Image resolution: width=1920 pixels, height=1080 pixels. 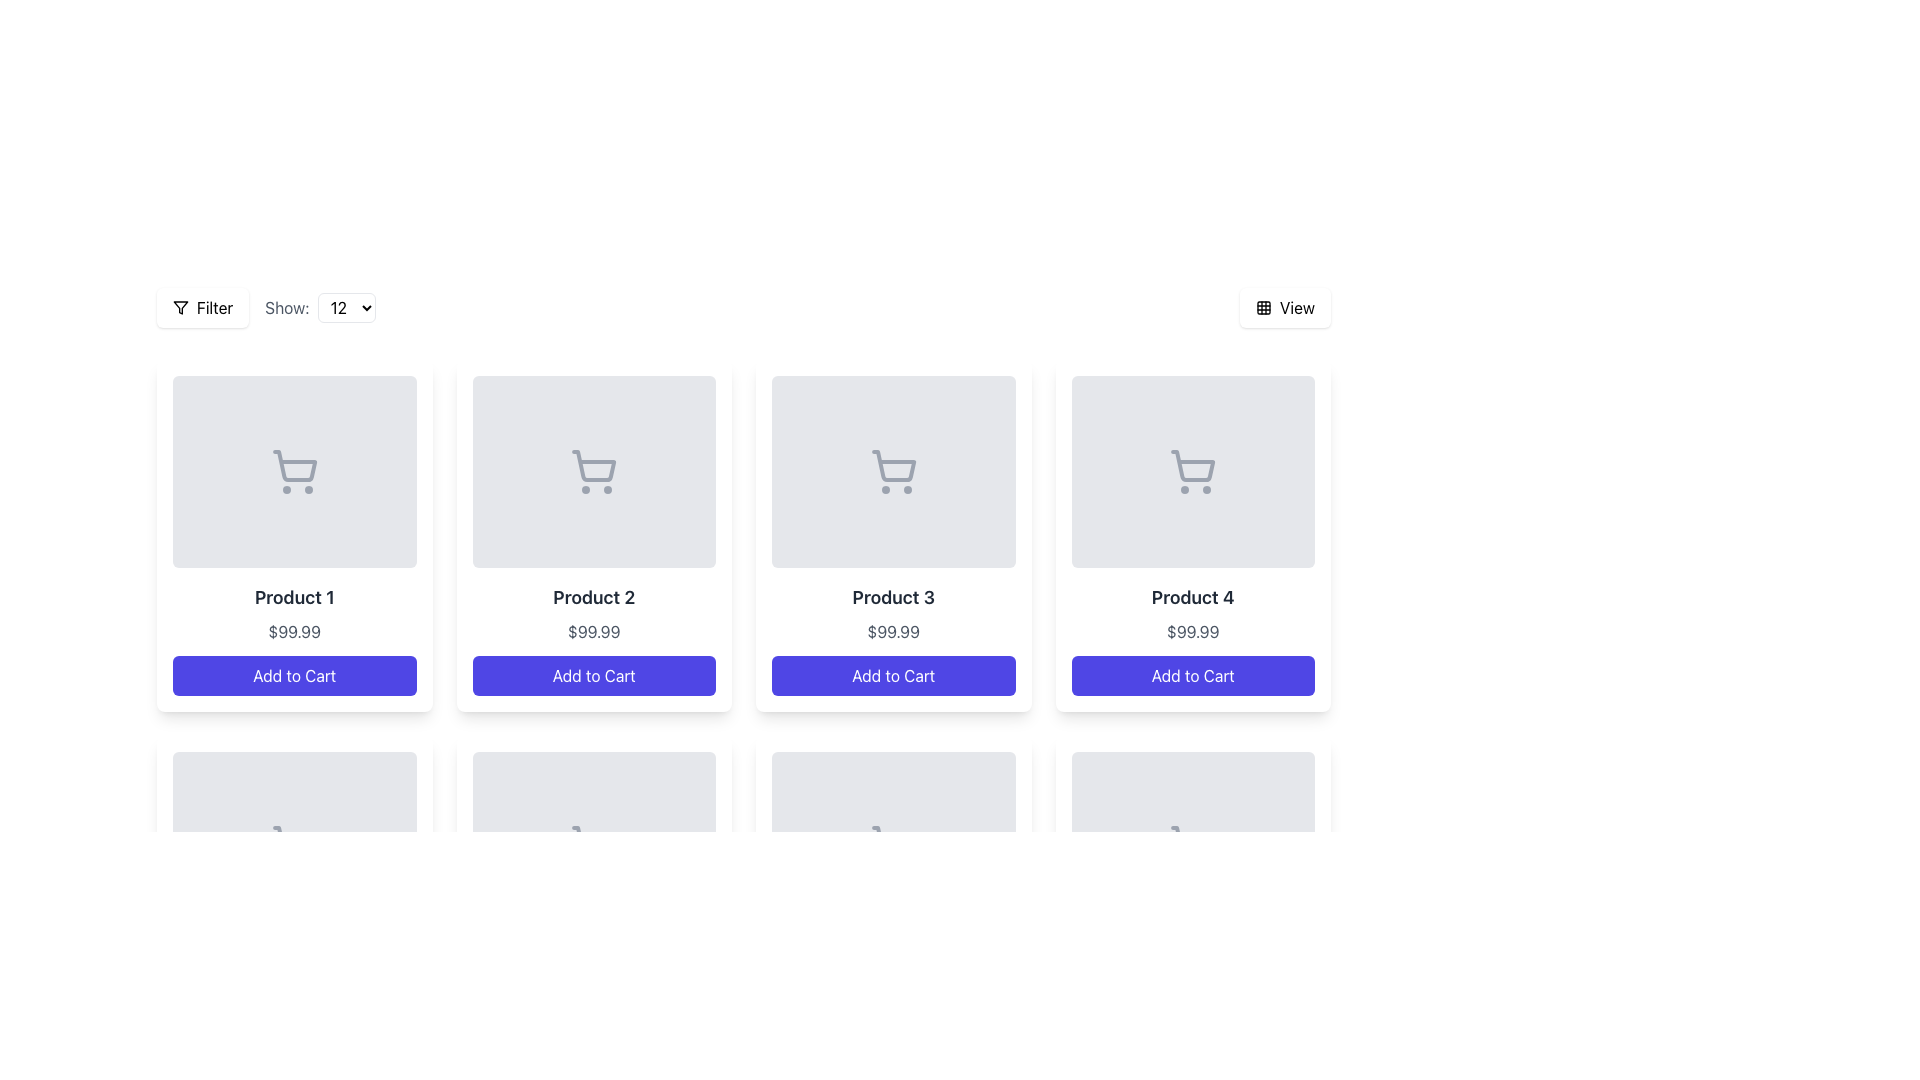 What do you see at coordinates (593, 471) in the screenshot?
I see `the shopping cart icon located in the upper portion of the second product card within the grid layout to interact with it` at bounding box center [593, 471].